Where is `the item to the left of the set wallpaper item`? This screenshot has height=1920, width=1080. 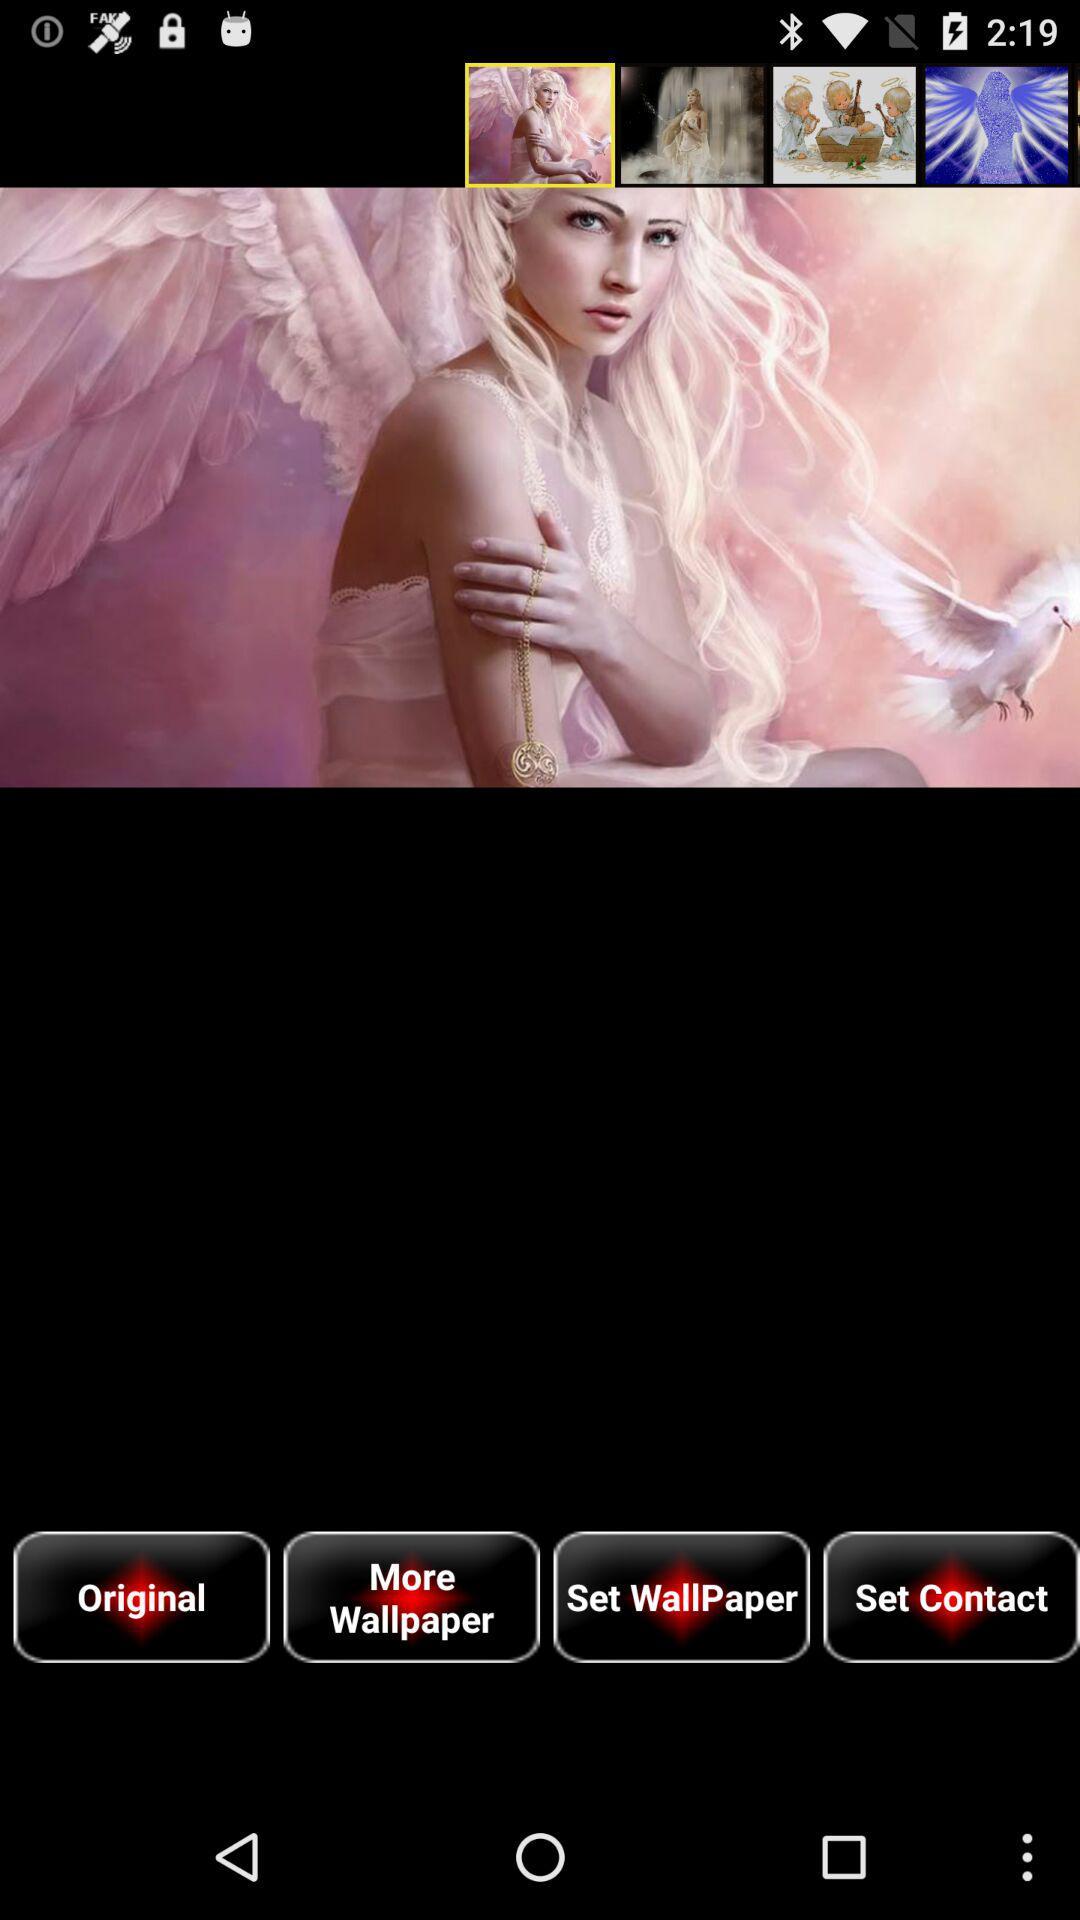 the item to the left of the set wallpaper item is located at coordinates (410, 1596).